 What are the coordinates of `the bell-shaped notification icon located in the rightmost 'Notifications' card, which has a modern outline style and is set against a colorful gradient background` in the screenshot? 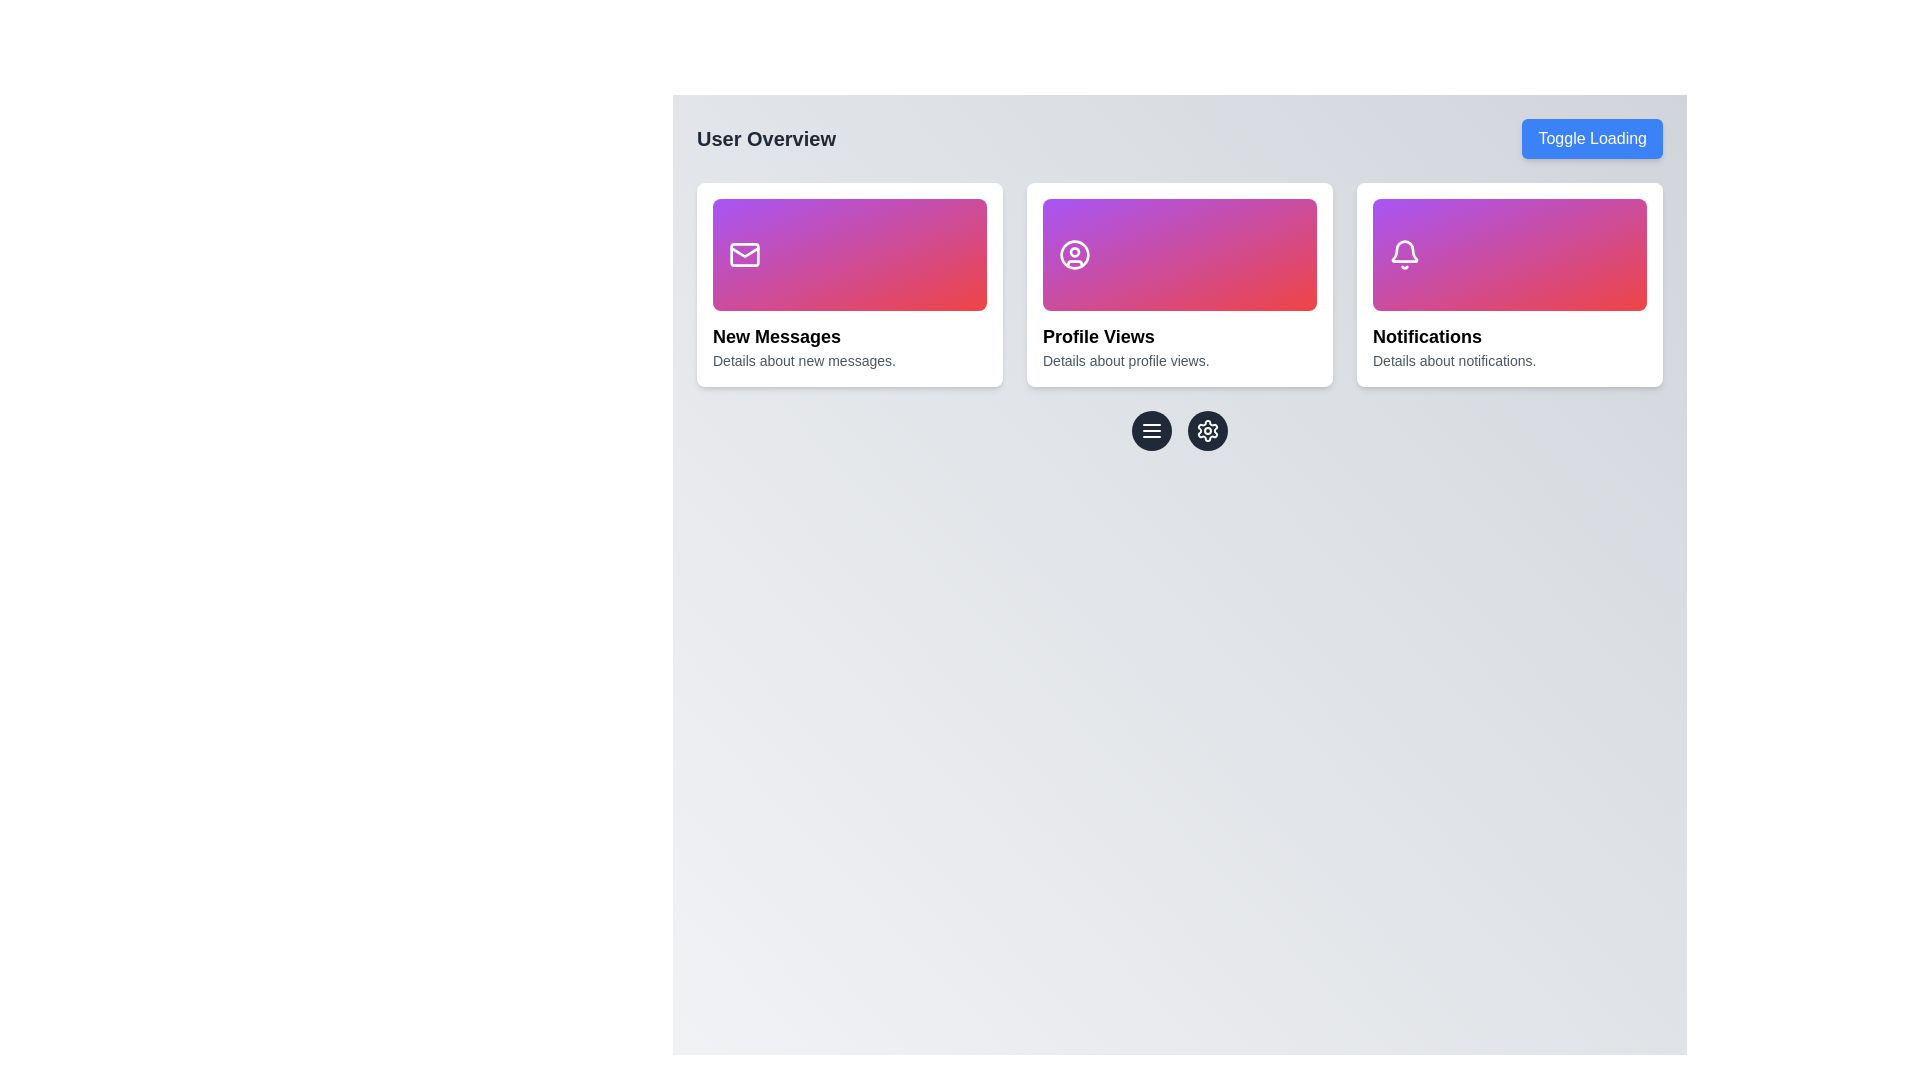 It's located at (1404, 253).